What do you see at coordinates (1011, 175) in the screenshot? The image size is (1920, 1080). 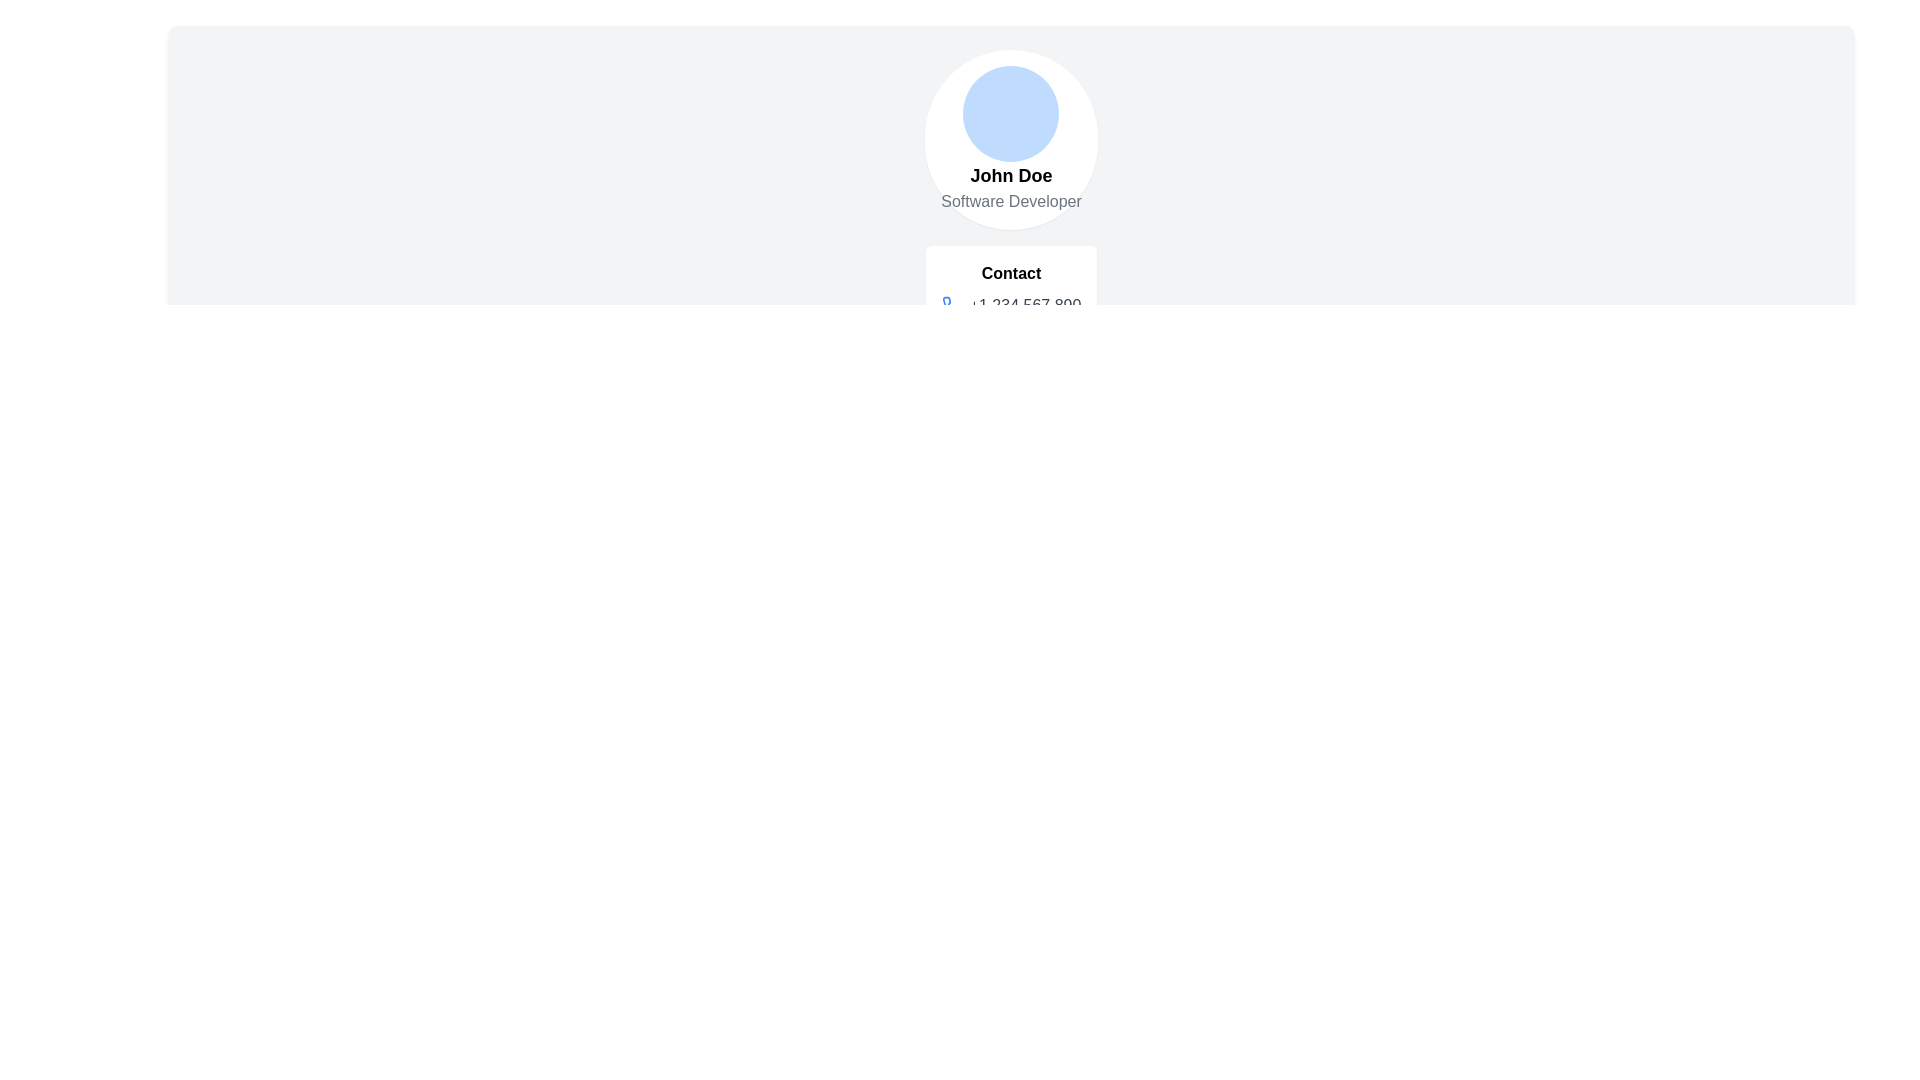 I see `the static text label displaying 'John Doe', which is a bold, large font text positioned below a circular avatar image` at bounding box center [1011, 175].